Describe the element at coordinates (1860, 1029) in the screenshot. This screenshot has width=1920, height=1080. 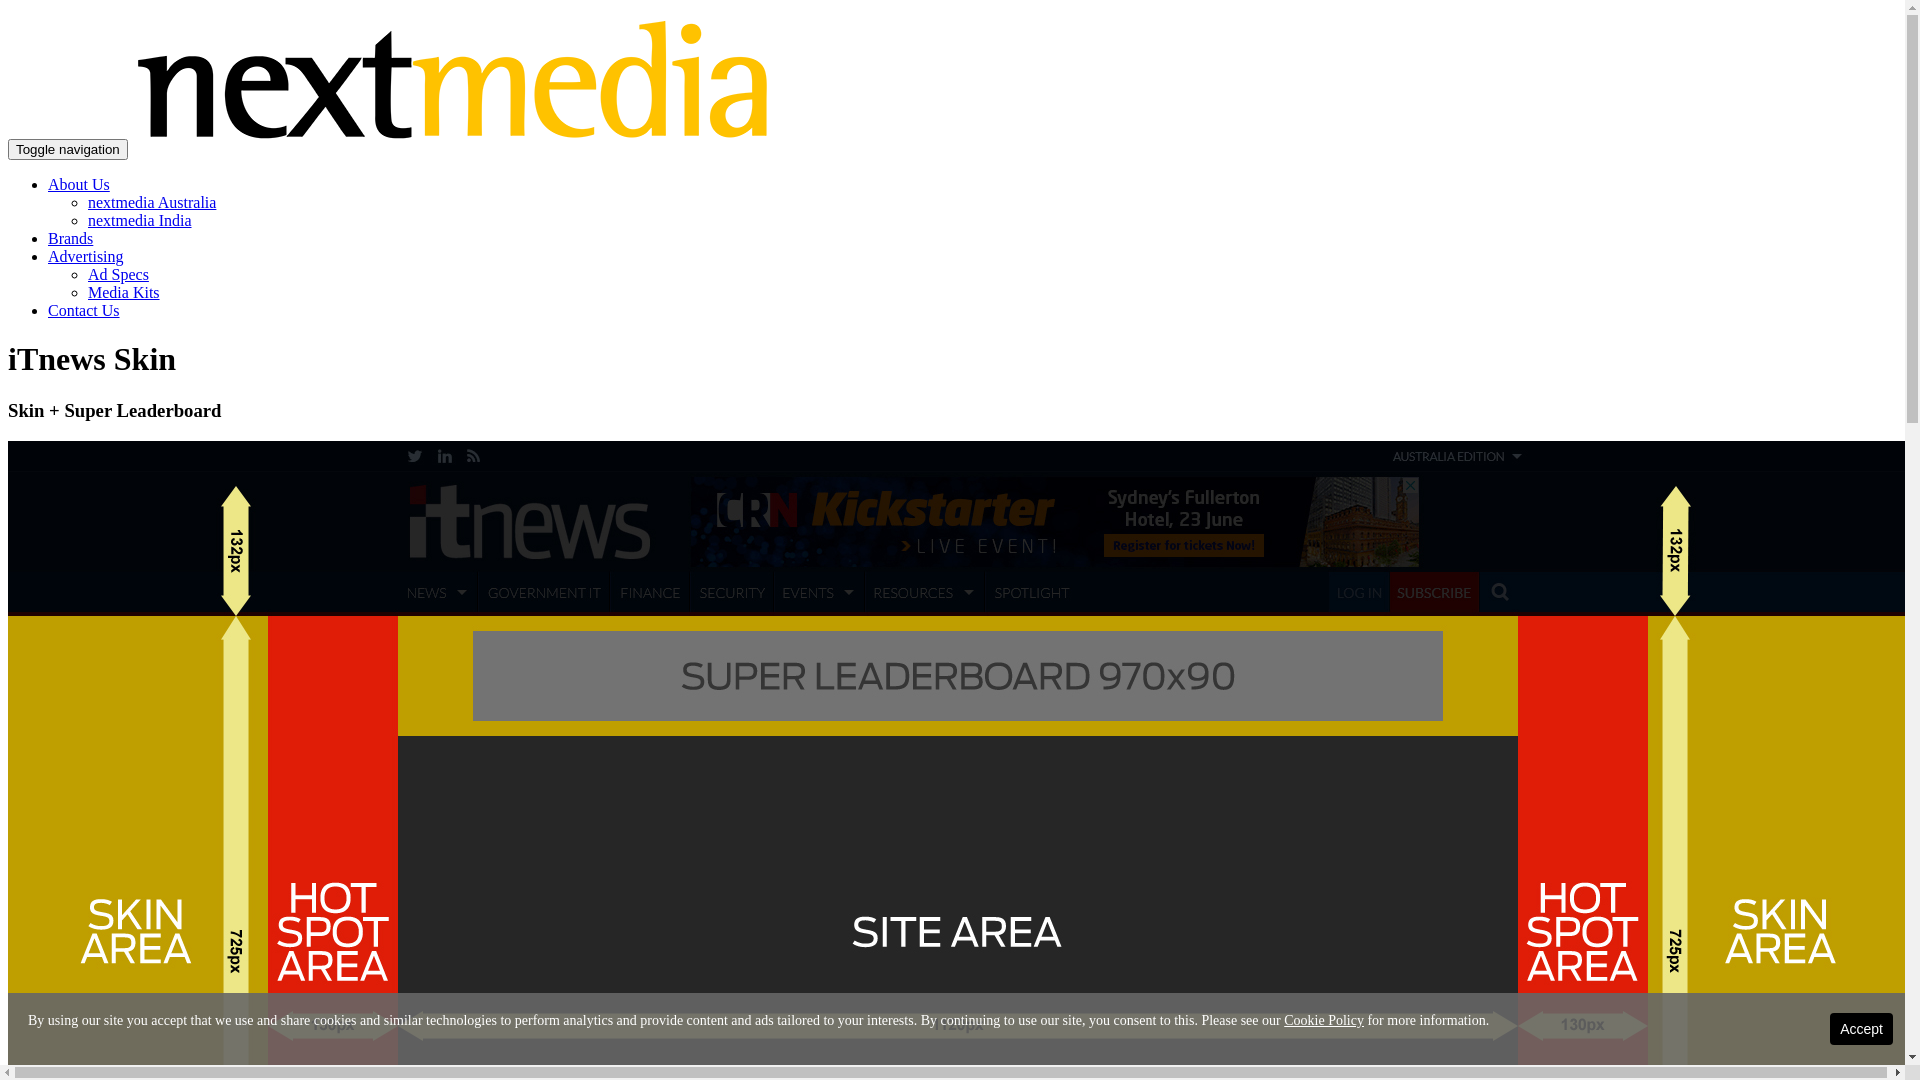
I see `'Accept'` at that location.